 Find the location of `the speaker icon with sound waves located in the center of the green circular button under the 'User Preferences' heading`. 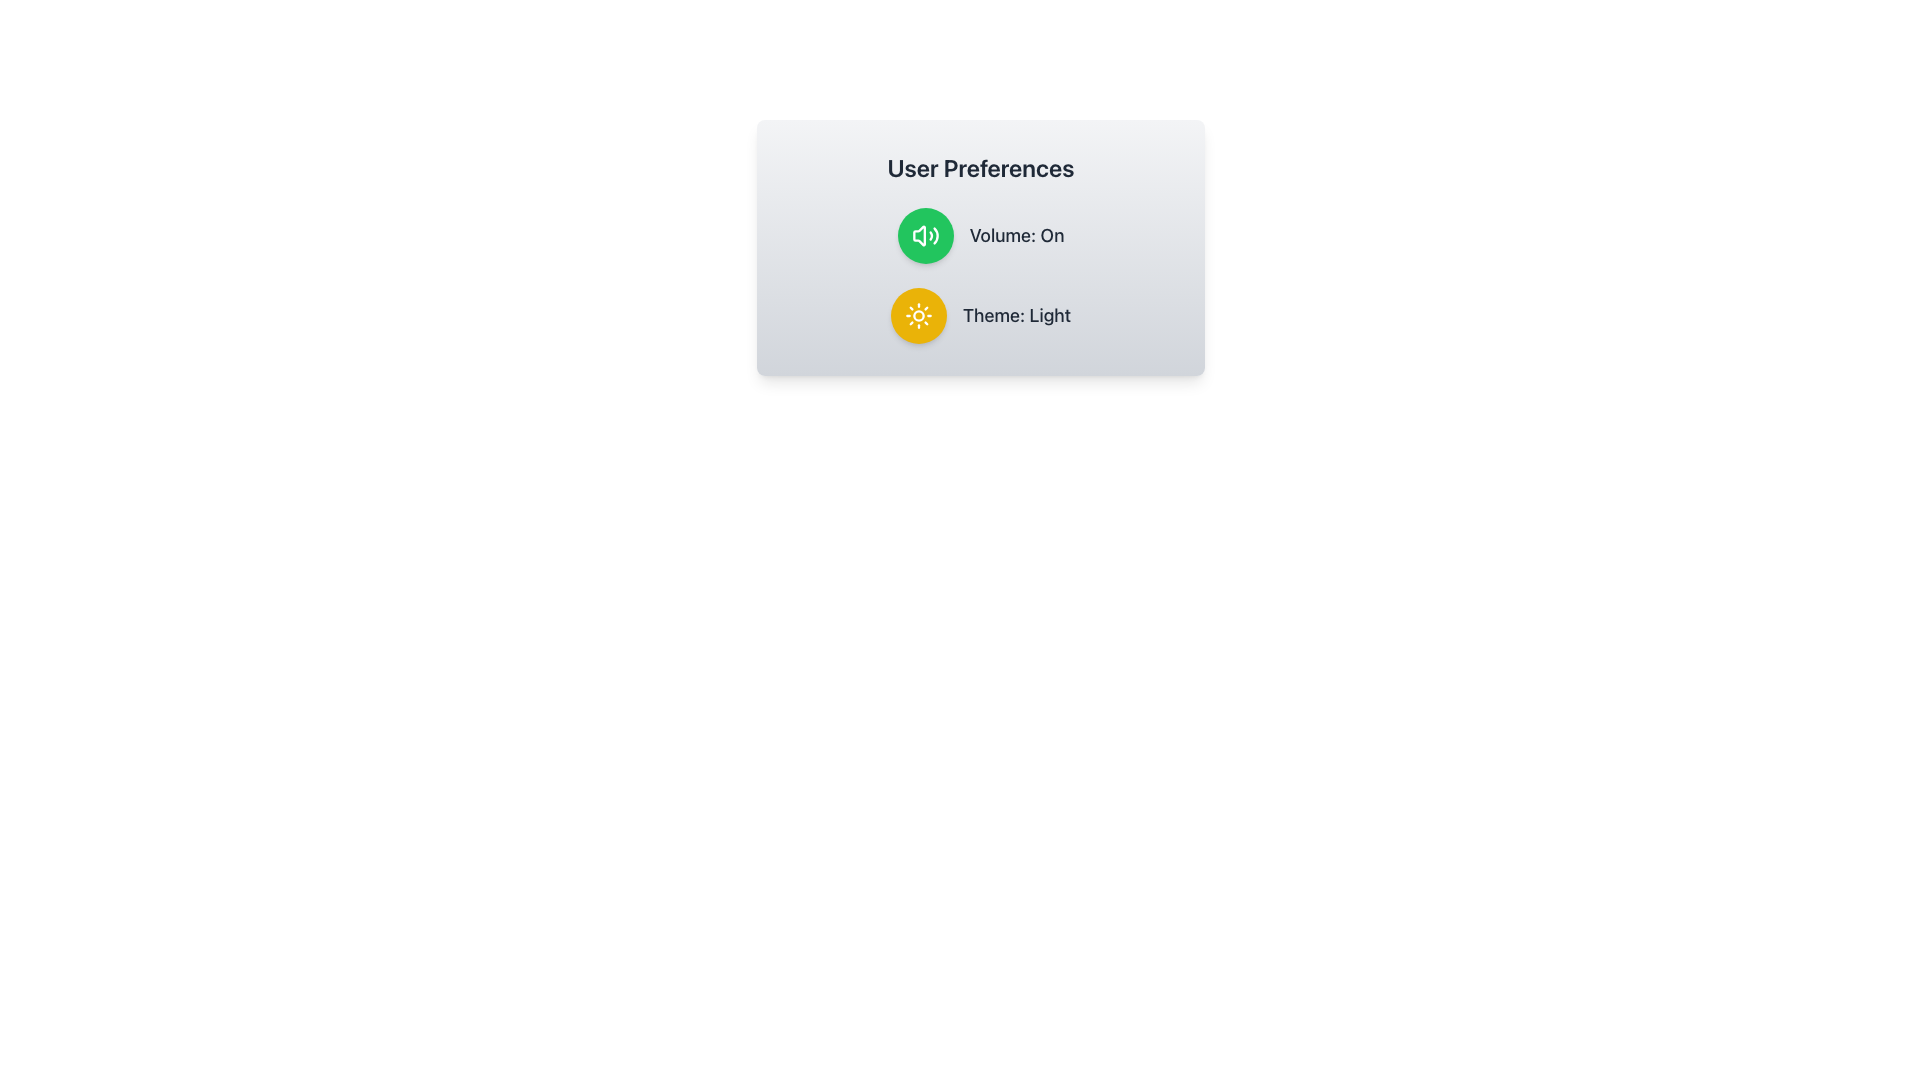

the speaker icon with sound waves located in the center of the green circular button under the 'User Preferences' heading is located at coordinates (924, 234).